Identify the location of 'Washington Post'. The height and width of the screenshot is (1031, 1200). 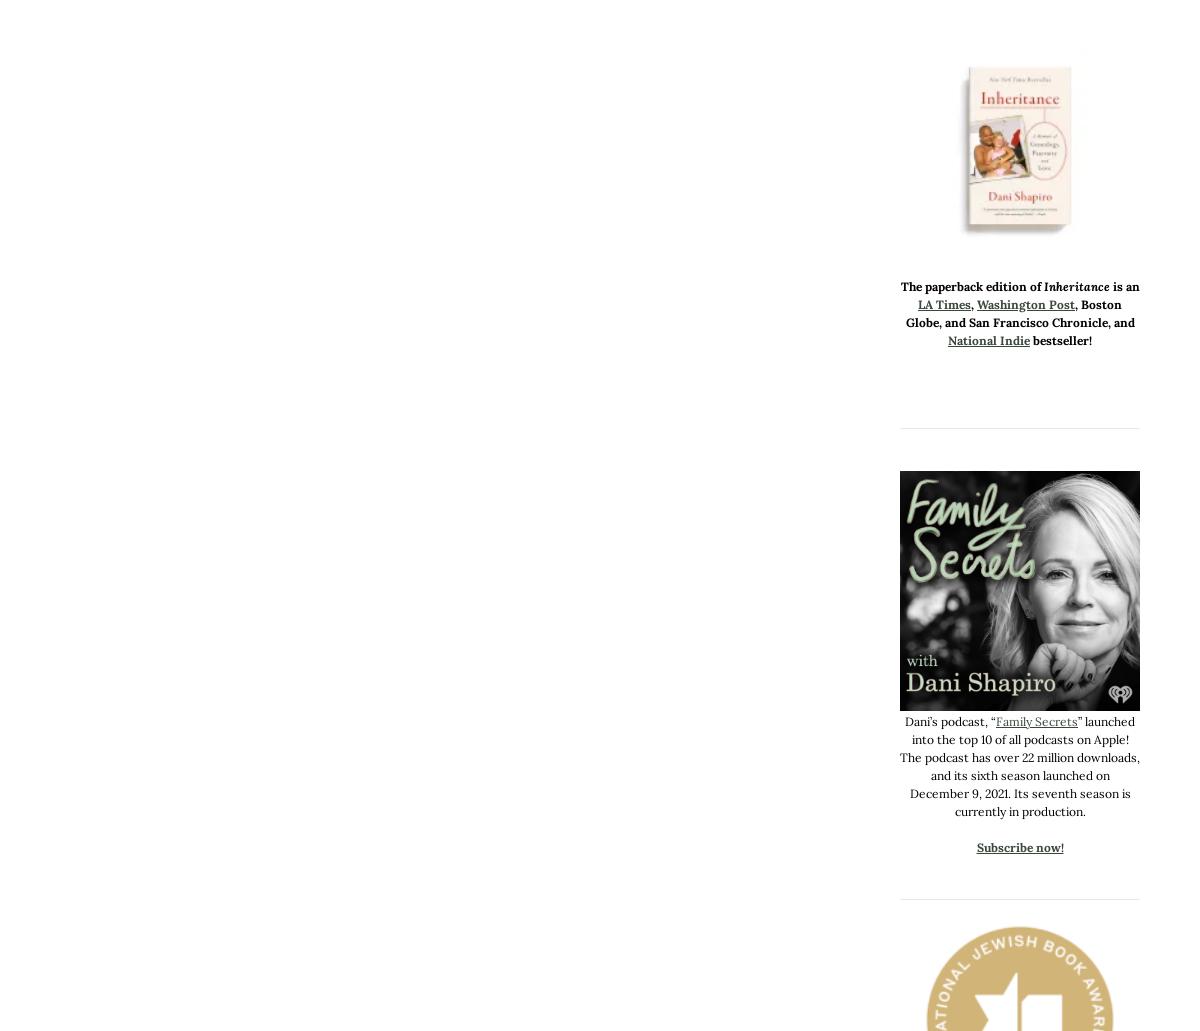
(1026, 304).